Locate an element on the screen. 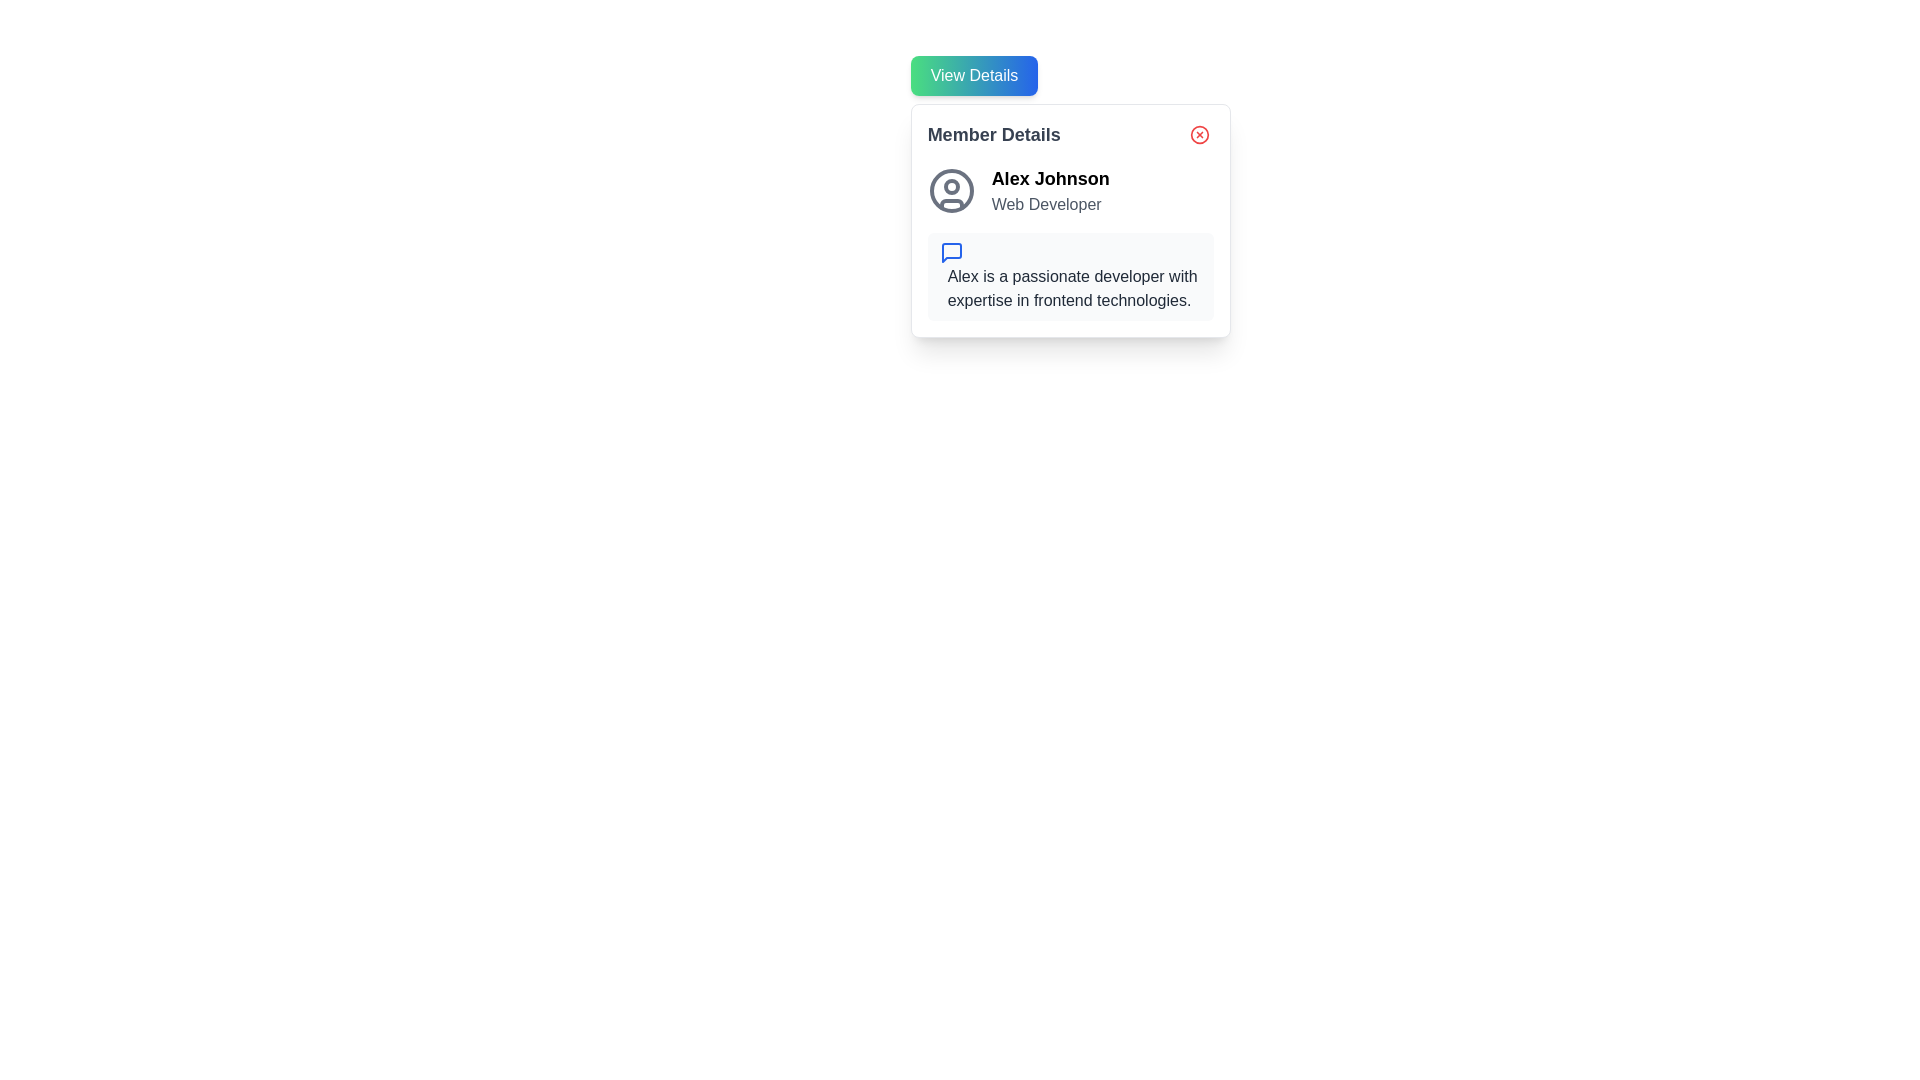 The image size is (1920, 1080). the text label displaying 'Member Details' which is styled in bold and located above the profile information section is located at coordinates (994, 135).